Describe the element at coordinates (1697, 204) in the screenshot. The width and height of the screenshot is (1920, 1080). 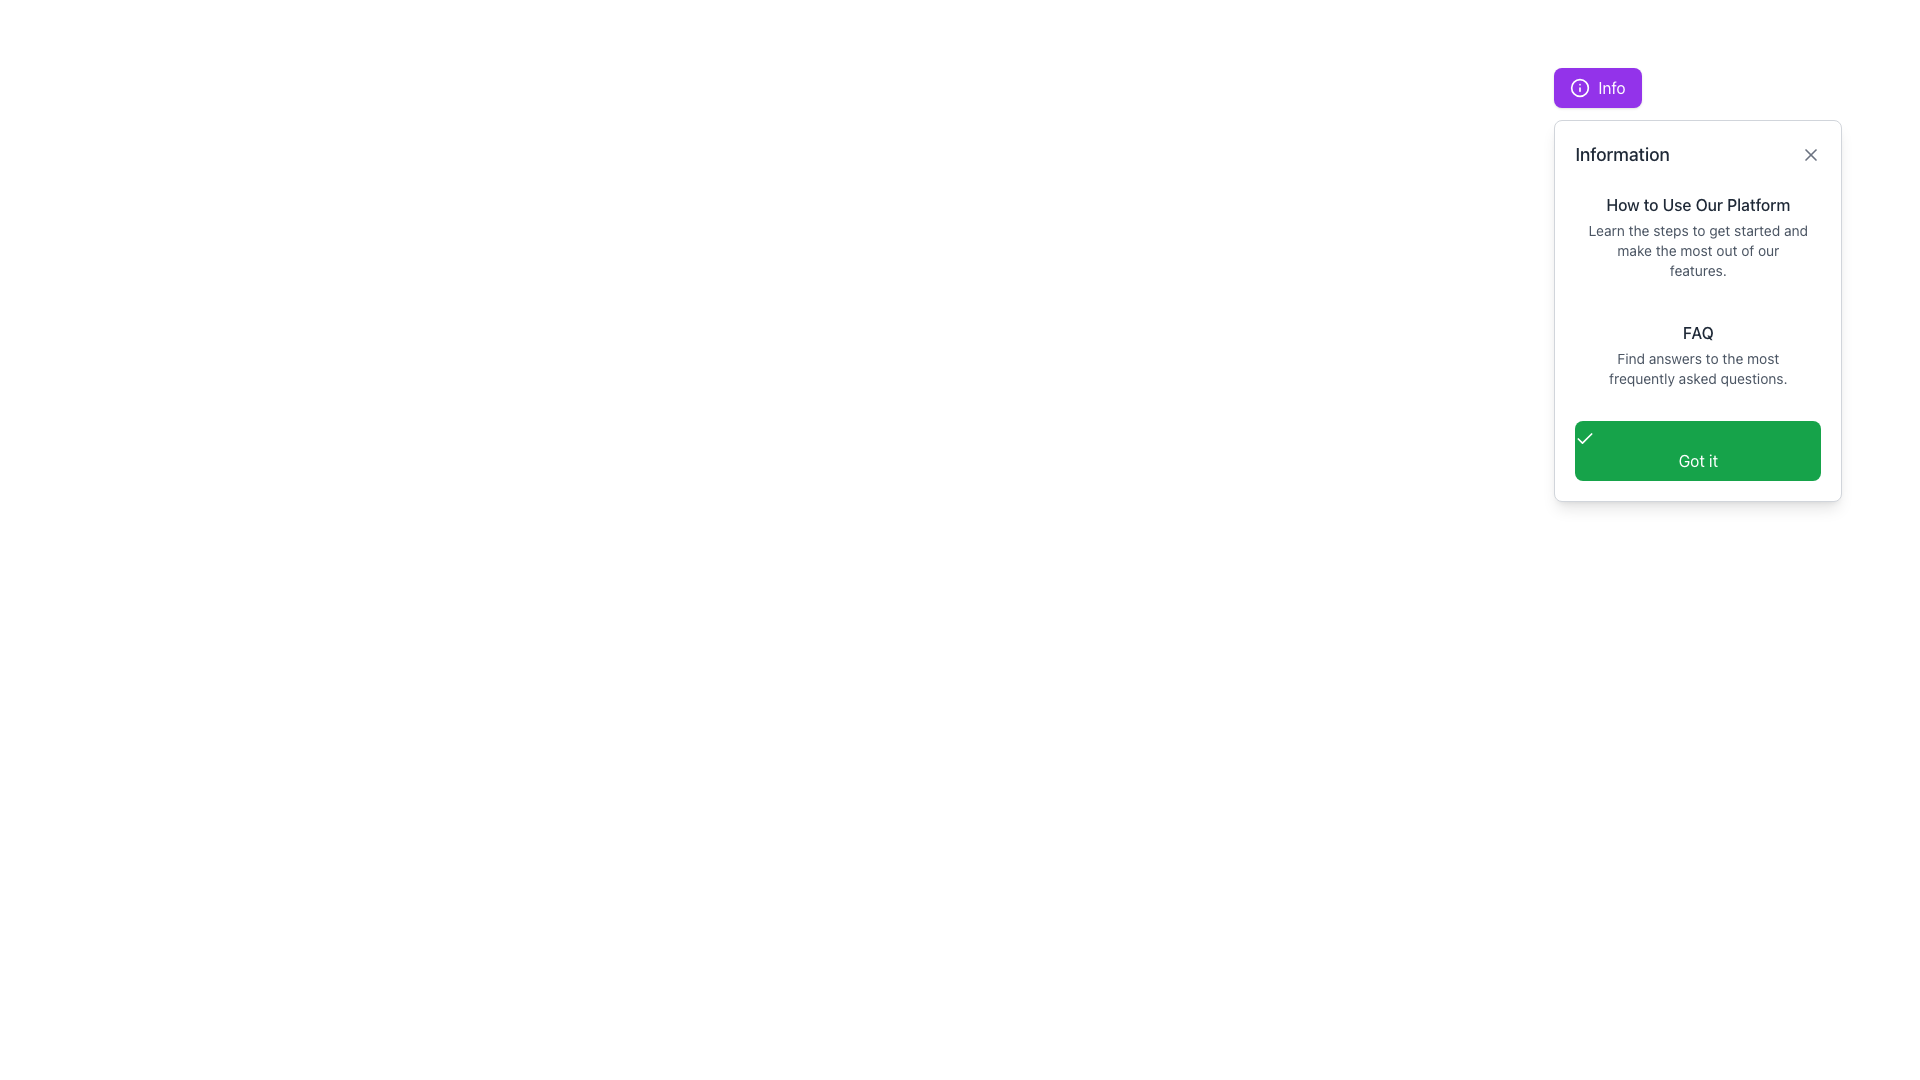
I see `text label displaying 'How to Use Our Platform', which is styled in bold dark gray and located at the top of the 'Information' card` at that location.